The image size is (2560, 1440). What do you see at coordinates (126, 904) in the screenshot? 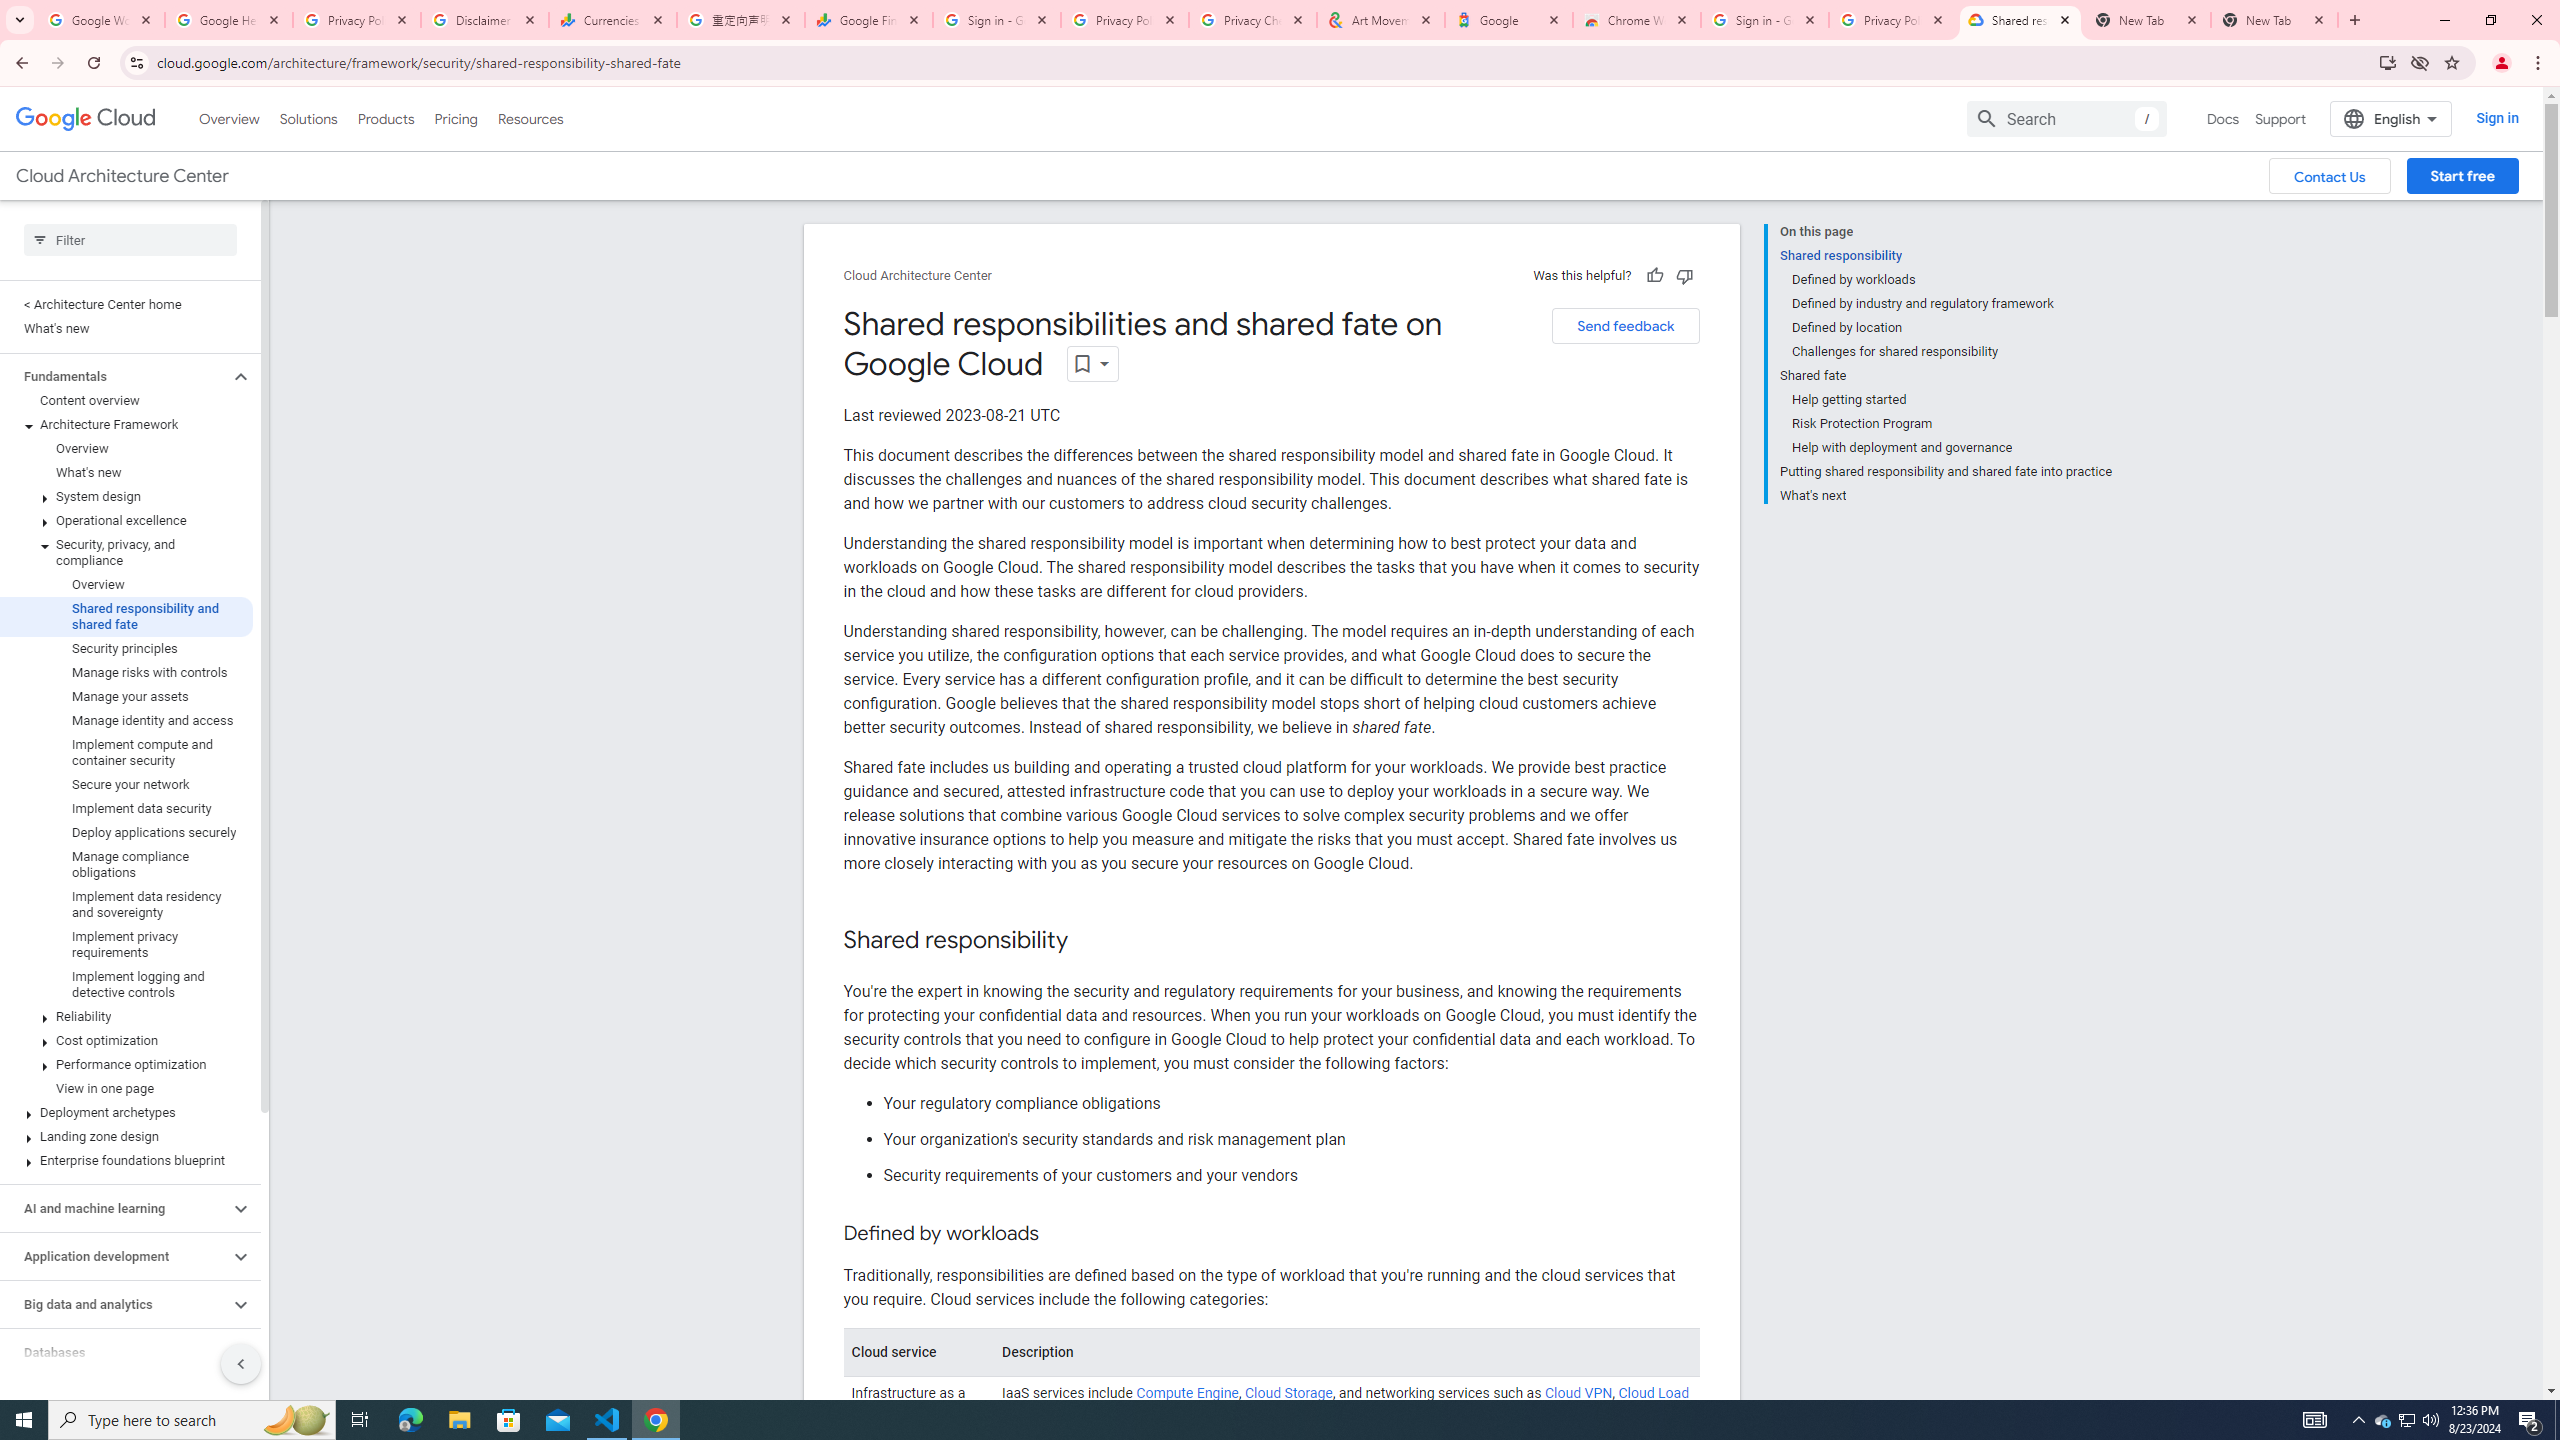
I see `'Implement data residency and sovereignty'` at bounding box center [126, 904].